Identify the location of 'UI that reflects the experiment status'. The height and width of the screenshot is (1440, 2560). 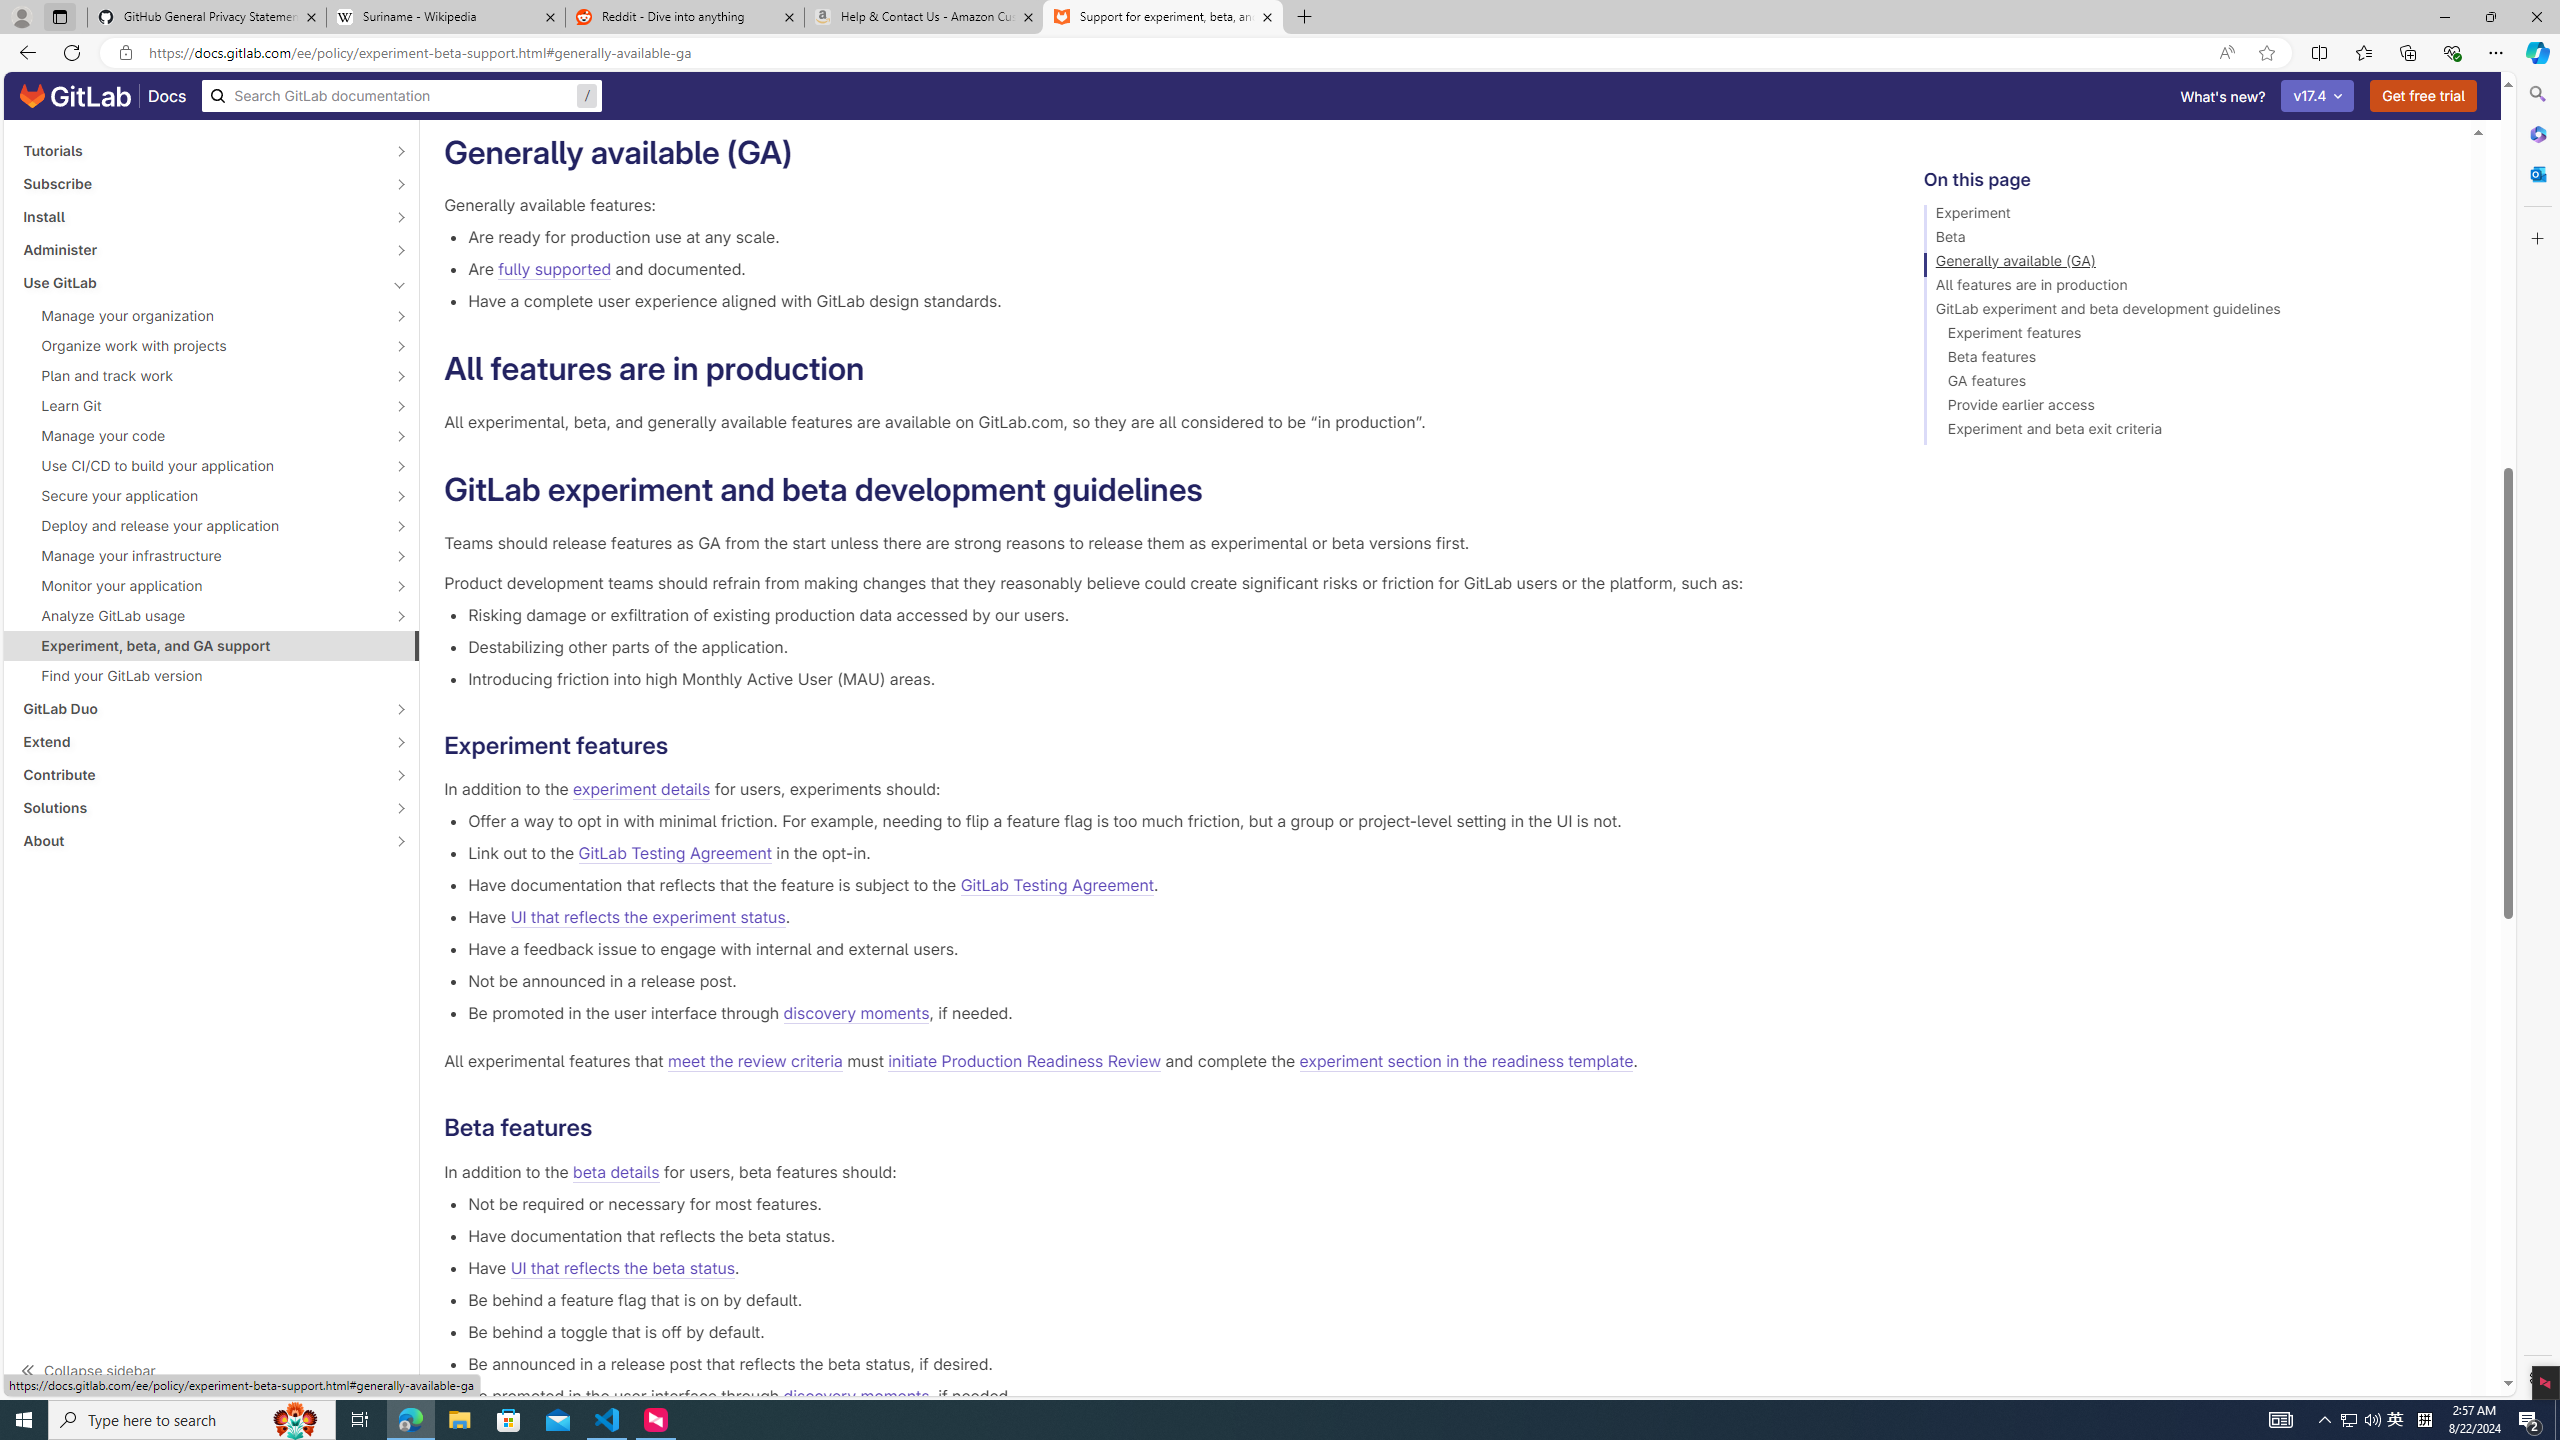
(647, 916).